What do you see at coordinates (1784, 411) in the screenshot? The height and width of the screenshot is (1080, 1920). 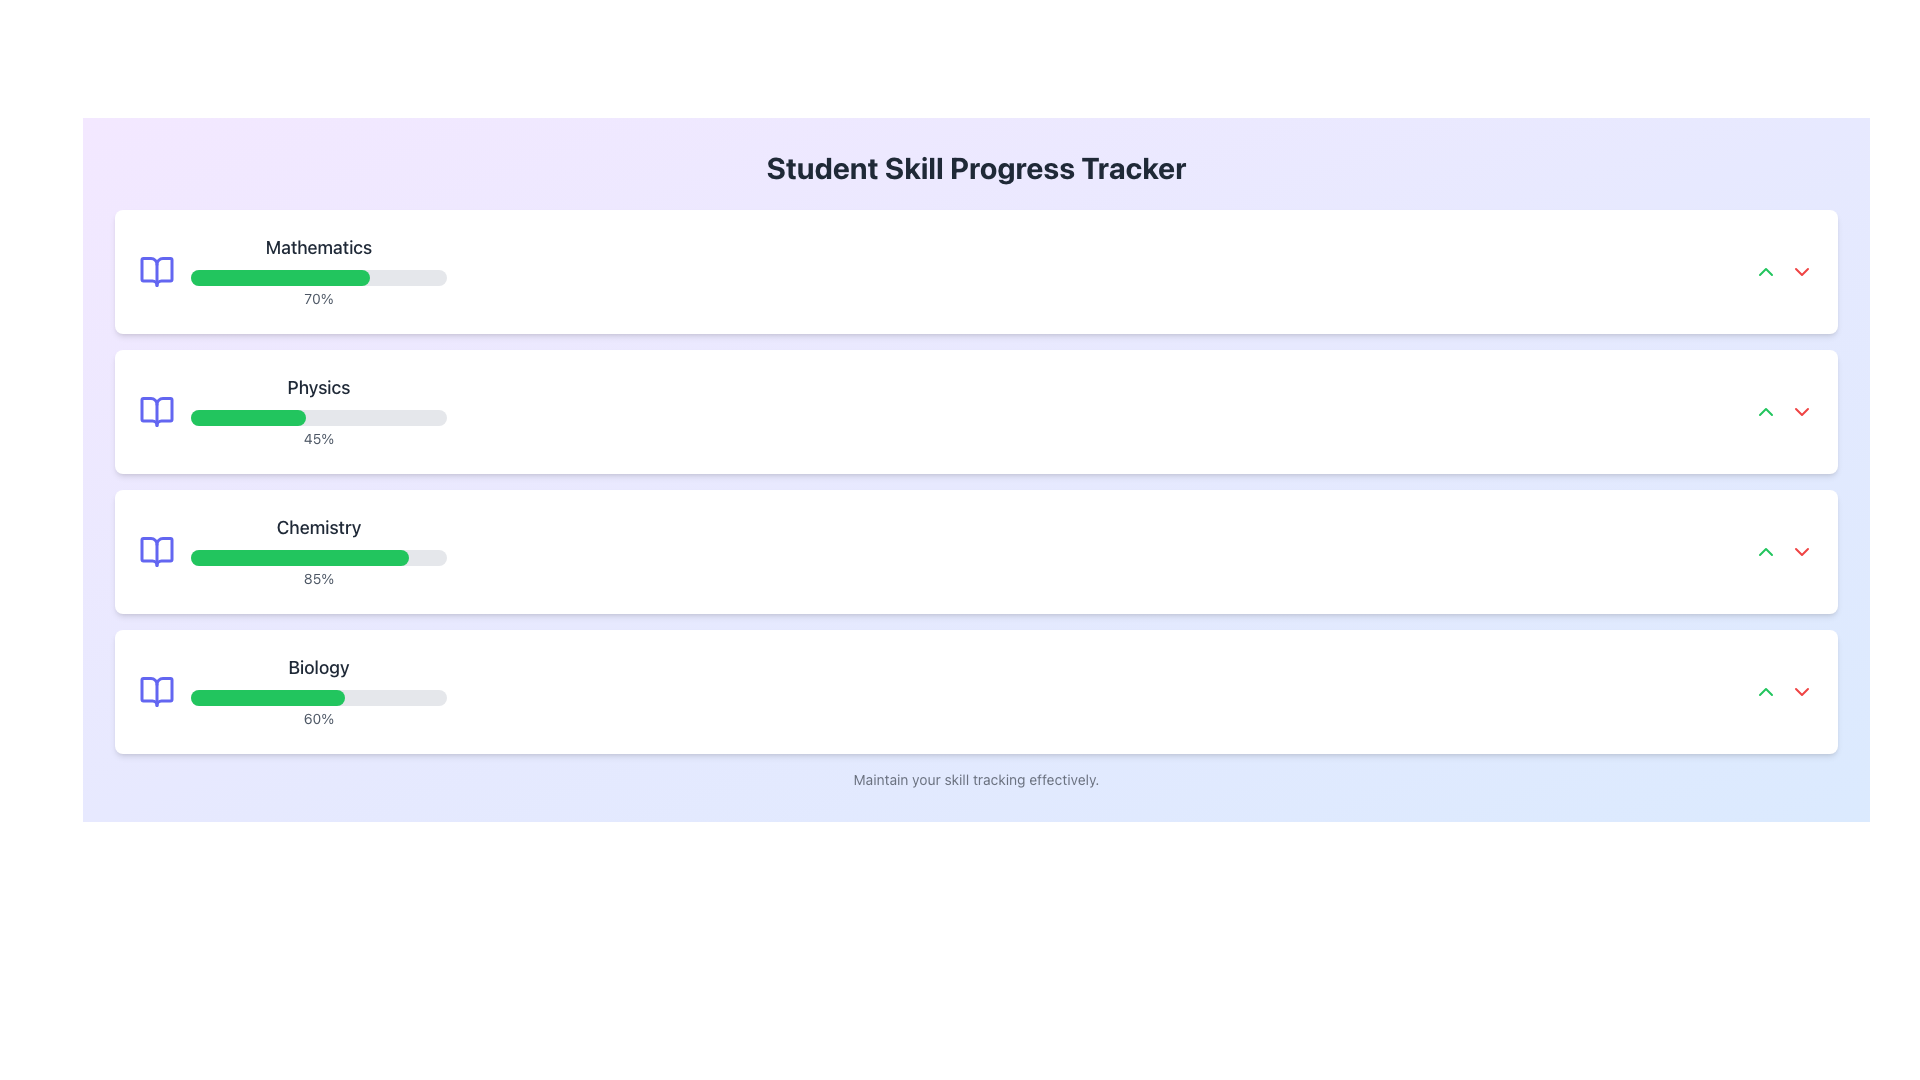 I see `the green upward-pointing increment button located to the far right of the 'Physics' progress section to increase the value` at bounding box center [1784, 411].